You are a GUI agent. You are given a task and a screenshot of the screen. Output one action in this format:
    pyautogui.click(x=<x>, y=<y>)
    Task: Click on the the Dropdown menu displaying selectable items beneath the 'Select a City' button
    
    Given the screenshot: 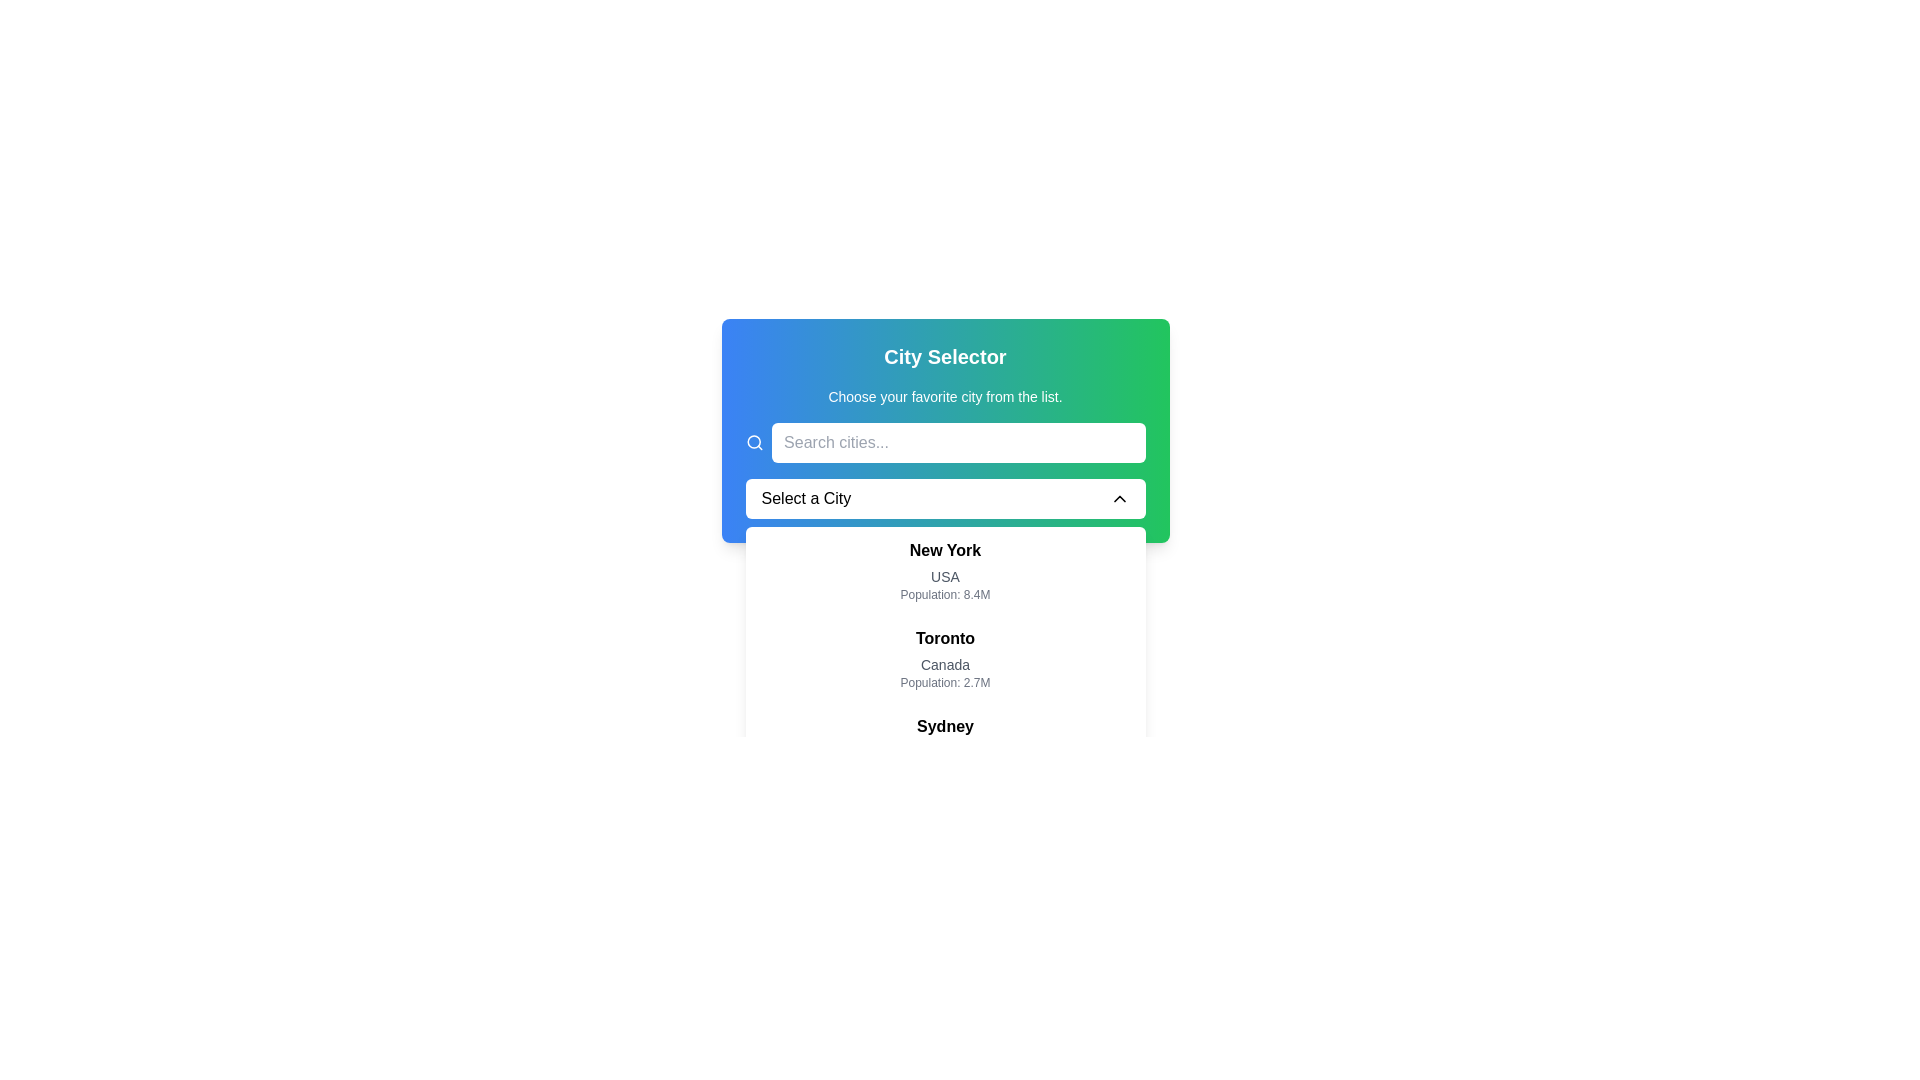 What is the action you would take?
    pyautogui.click(x=944, y=701)
    